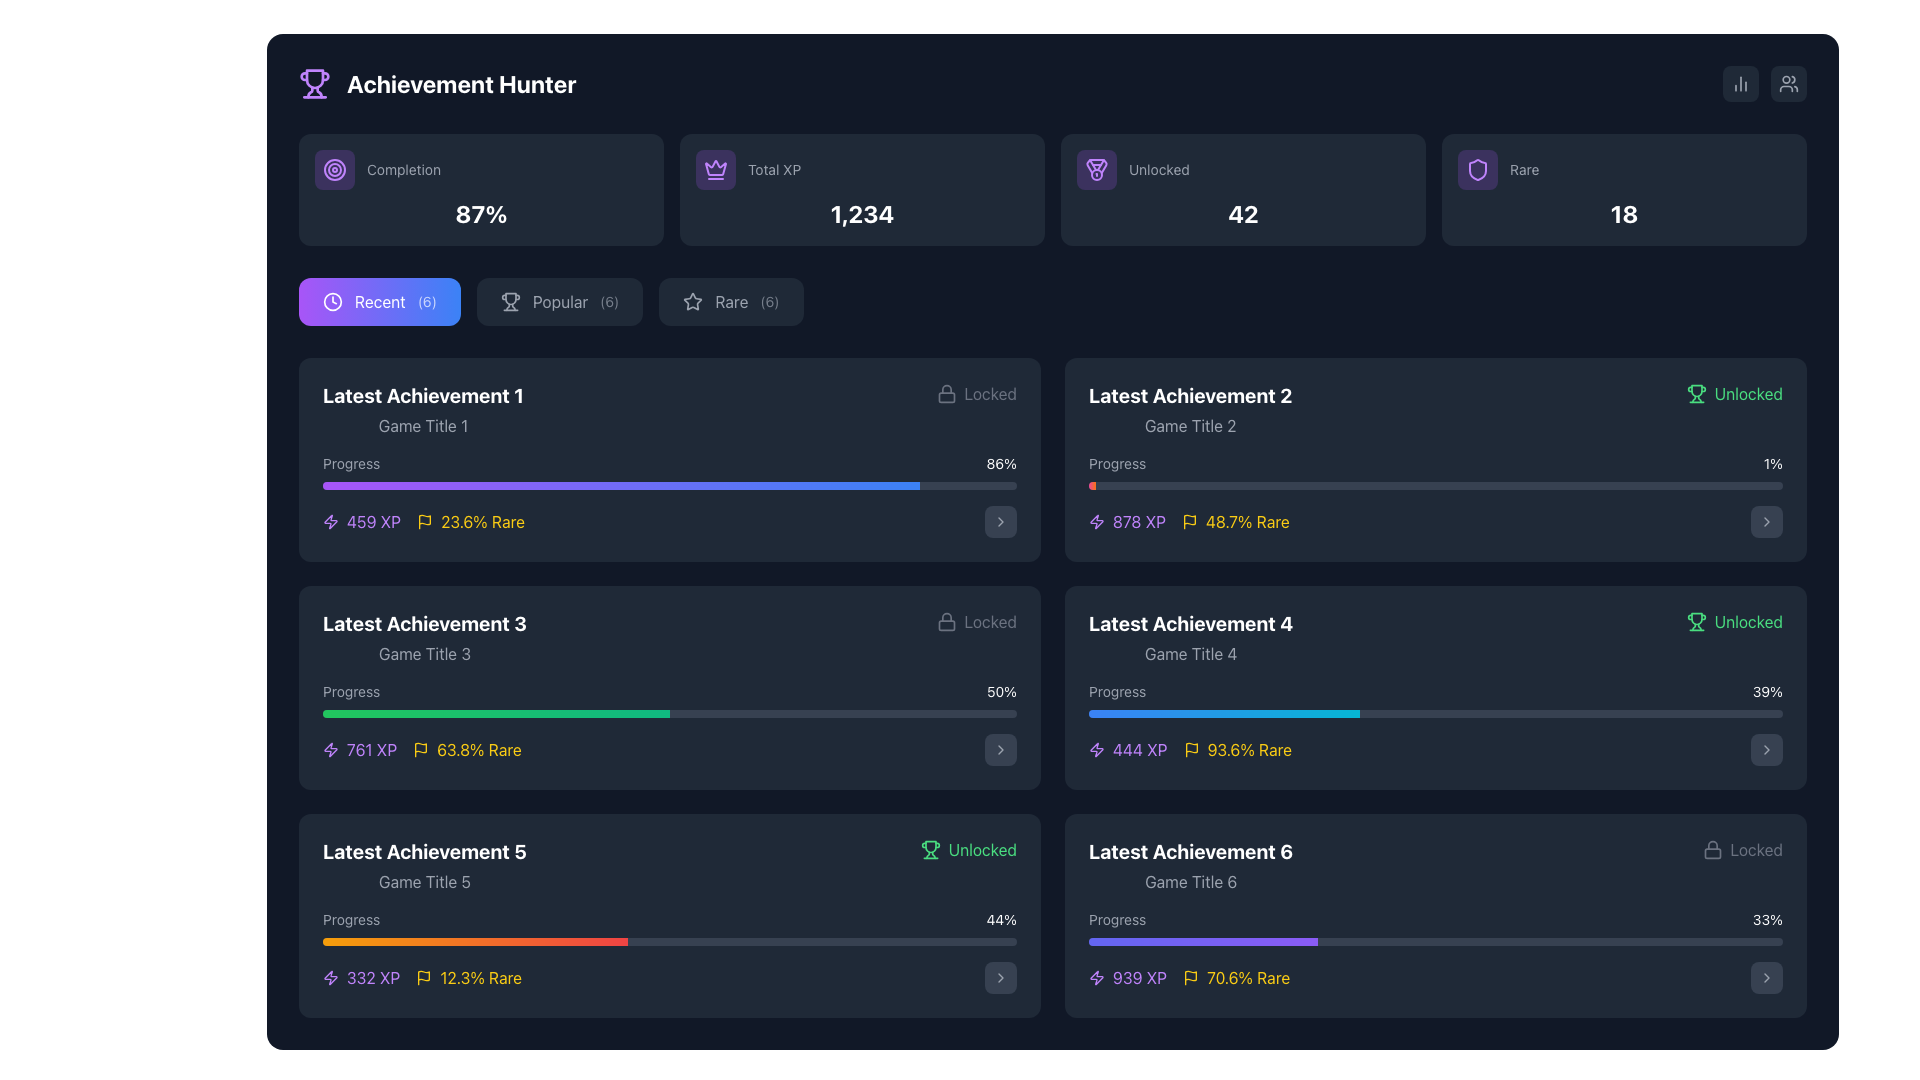 The height and width of the screenshot is (1080, 1920). I want to click on the Icon button located in the top-right corner of the interface, so click(1789, 83).